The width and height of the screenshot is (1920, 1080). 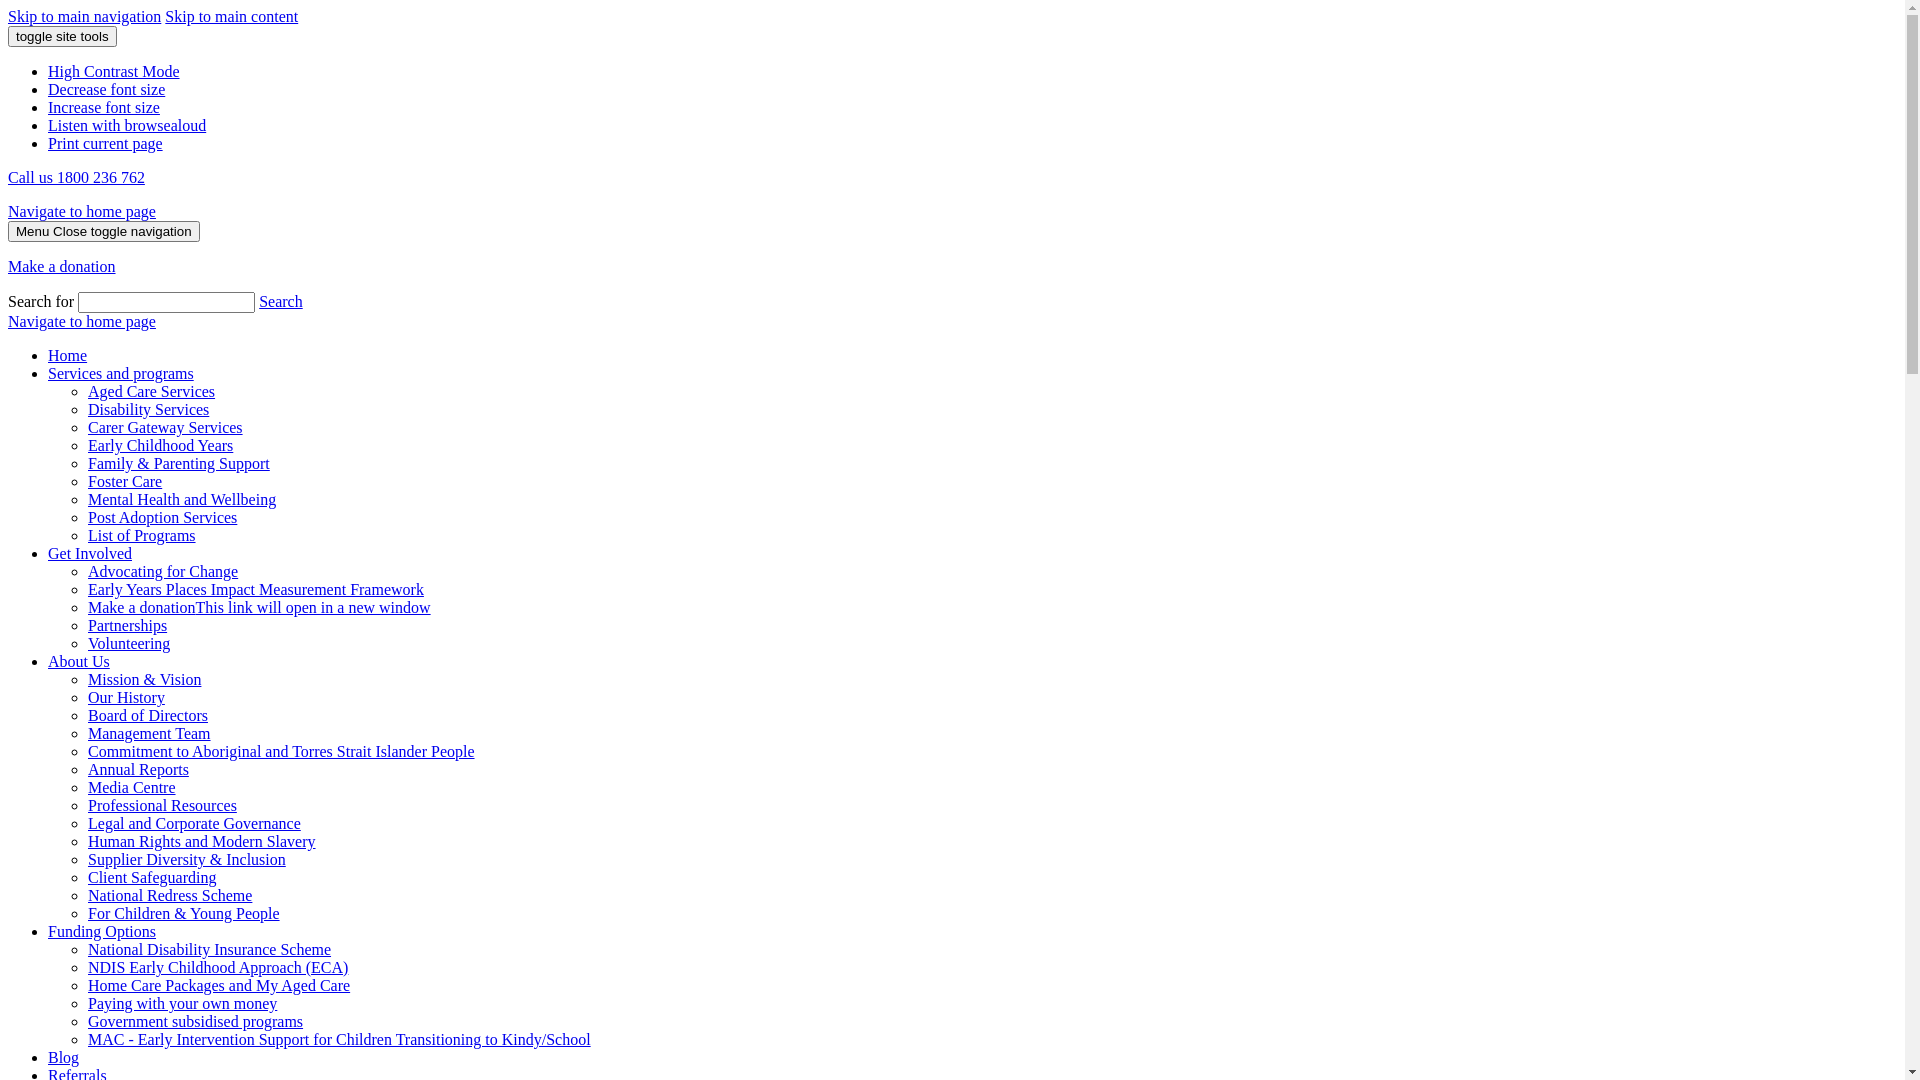 I want to click on 'Make a donationThis link will open in a new window', so click(x=258, y=606).